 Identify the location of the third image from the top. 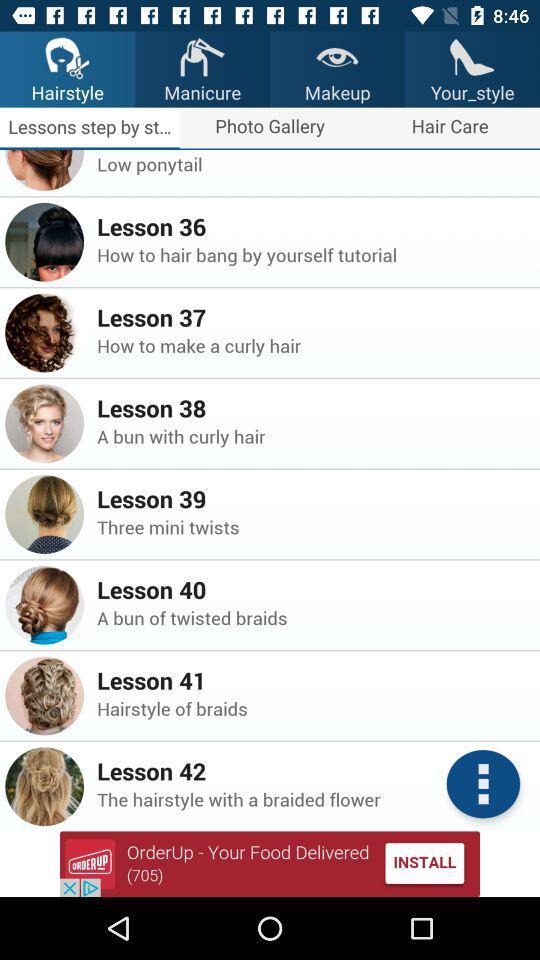
(44, 333).